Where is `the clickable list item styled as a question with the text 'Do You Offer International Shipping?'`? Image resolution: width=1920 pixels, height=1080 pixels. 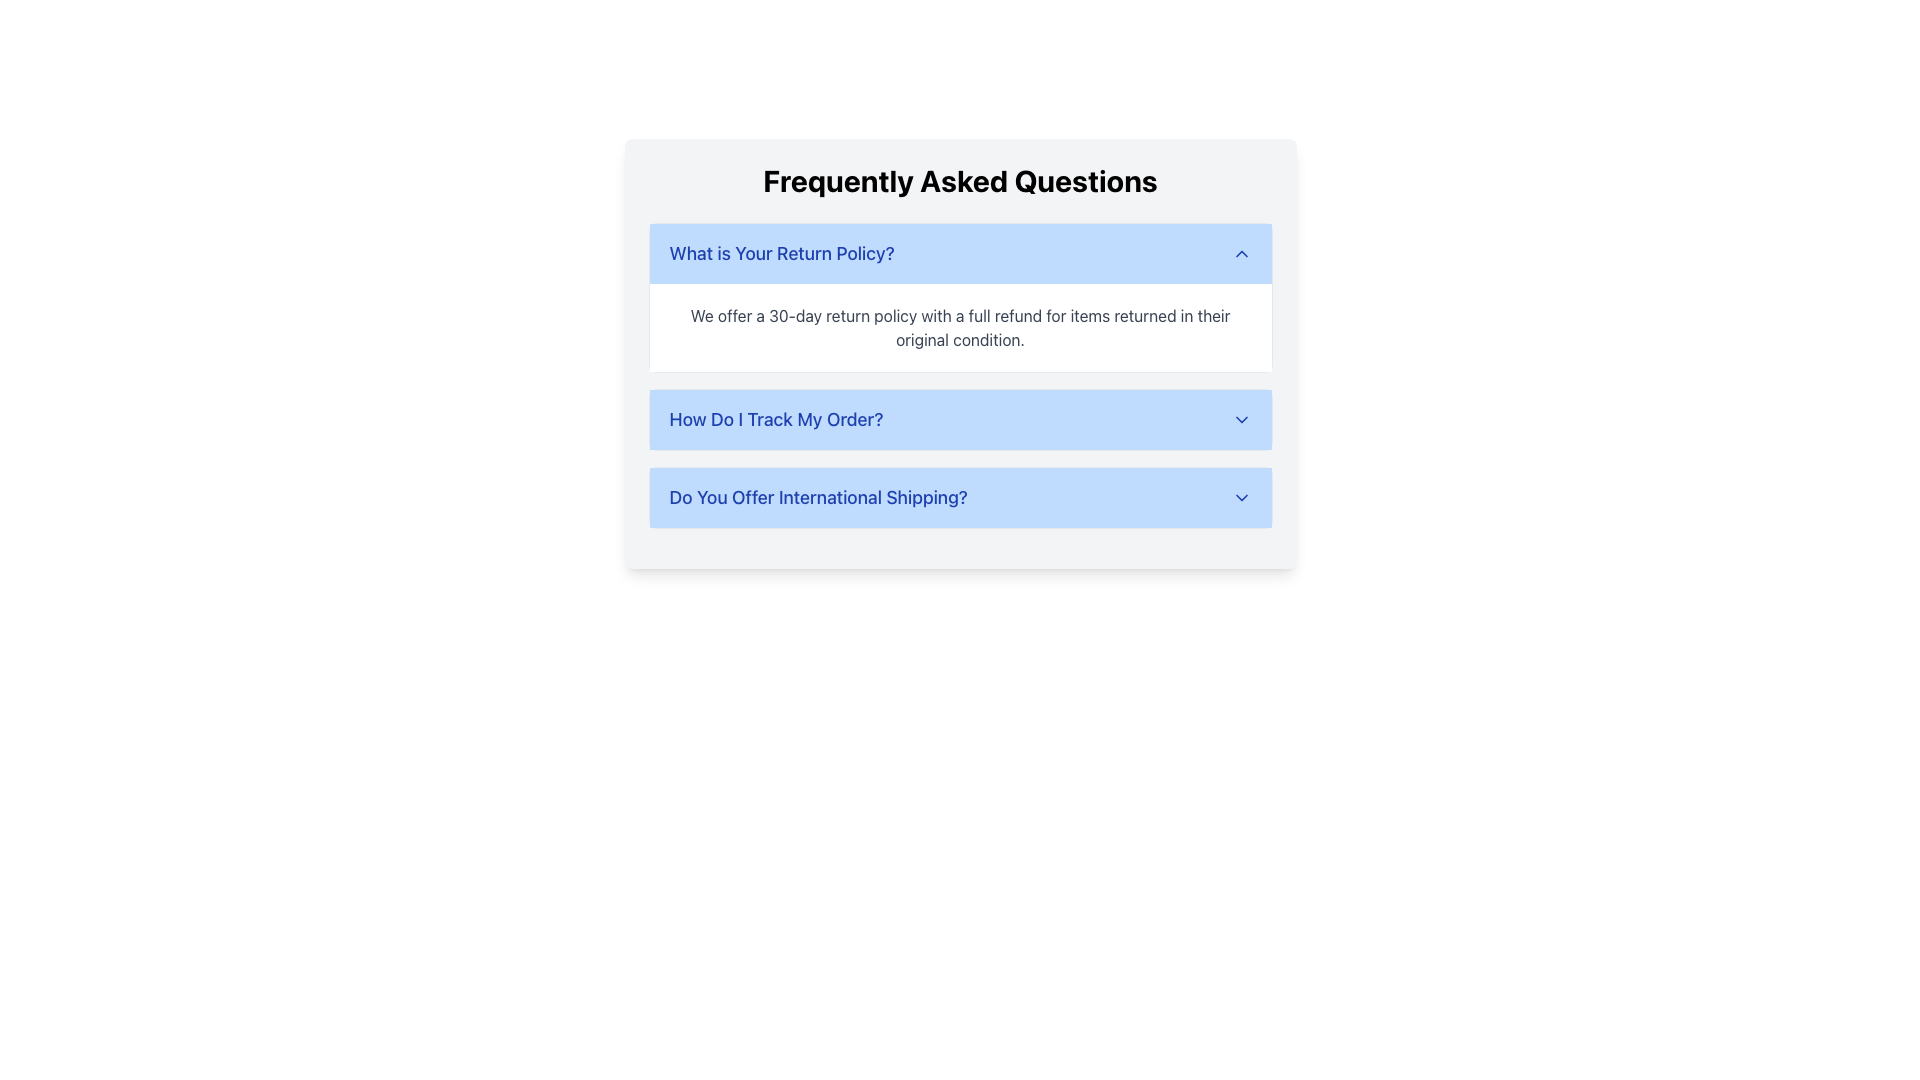
the clickable list item styled as a question with the text 'Do You Offer International Shipping?' is located at coordinates (960, 496).